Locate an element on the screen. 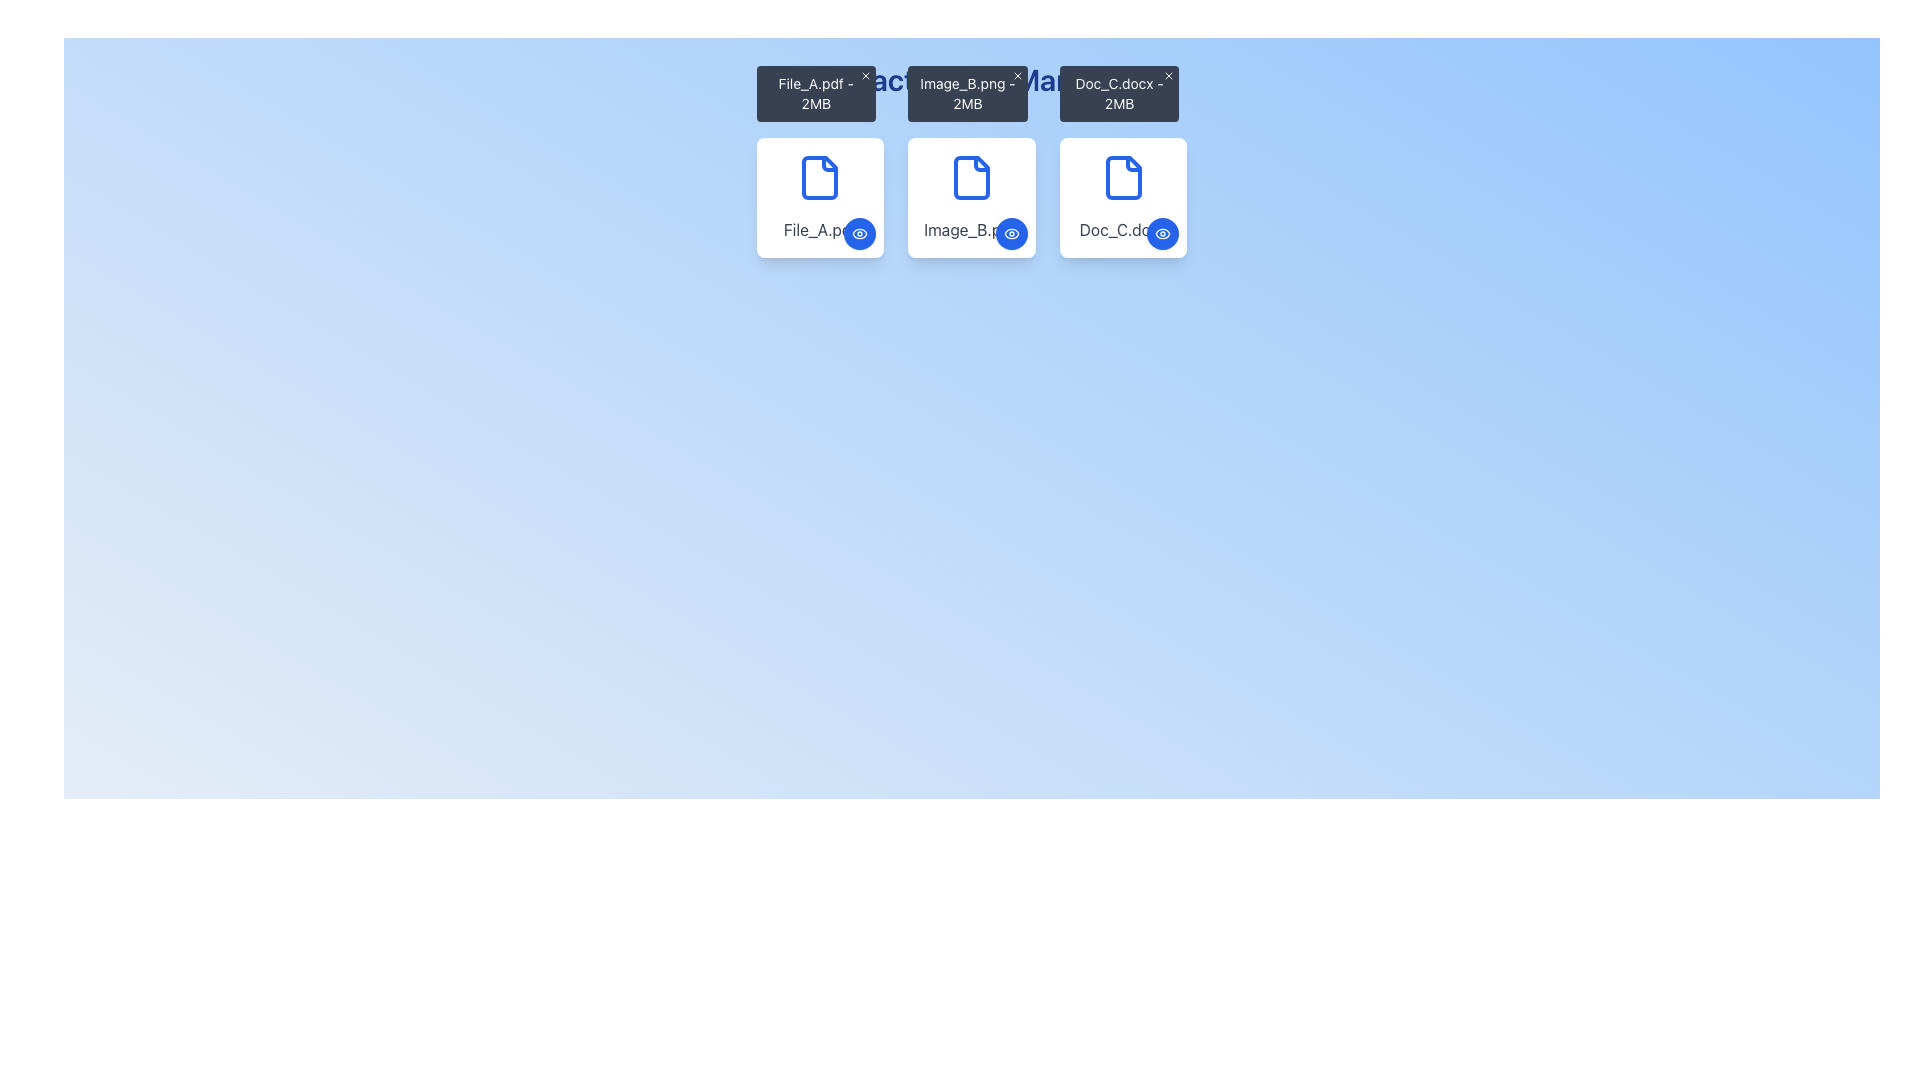 The width and height of the screenshot is (1920, 1080). the dark gray rectangular tooltip labeled 'File_A.pdf - 2MB' is located at coordinates (816, 93).